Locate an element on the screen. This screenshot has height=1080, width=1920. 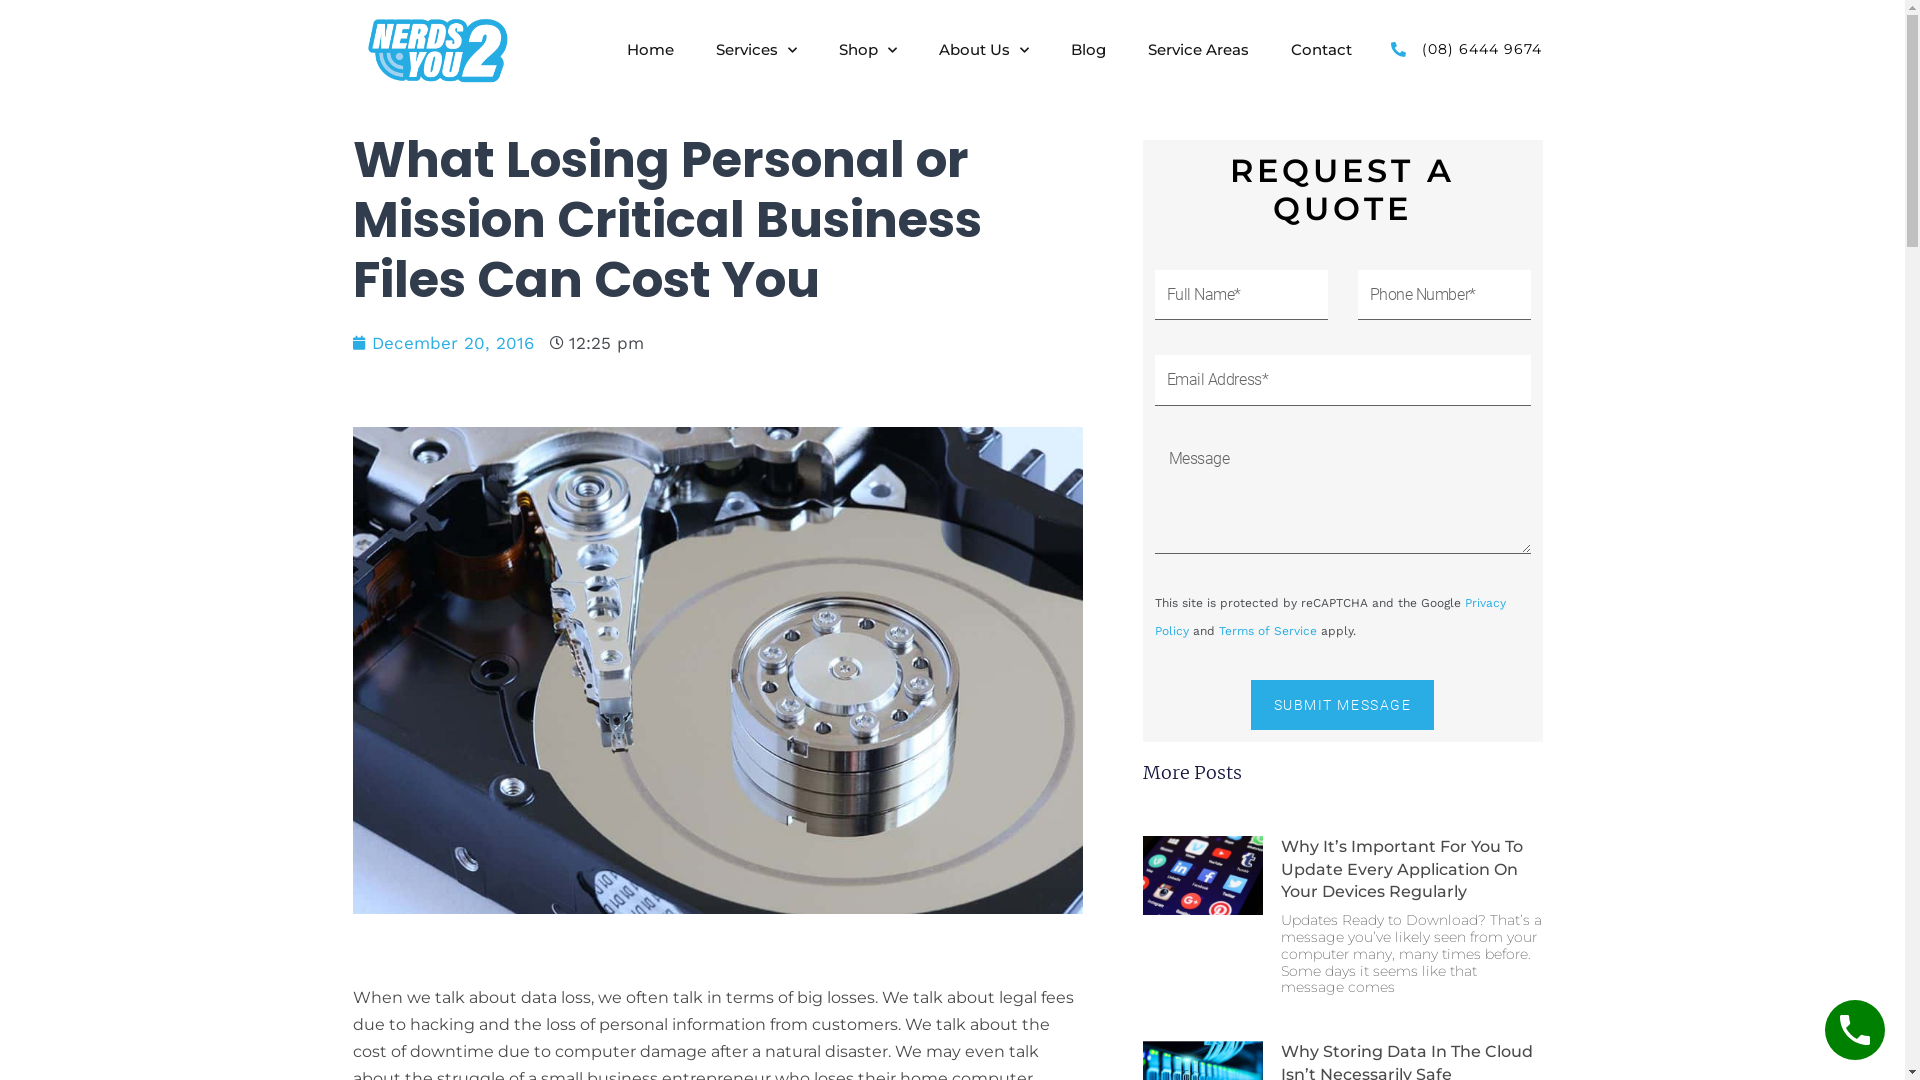
'About Us' is located at coordinates (938, 49).